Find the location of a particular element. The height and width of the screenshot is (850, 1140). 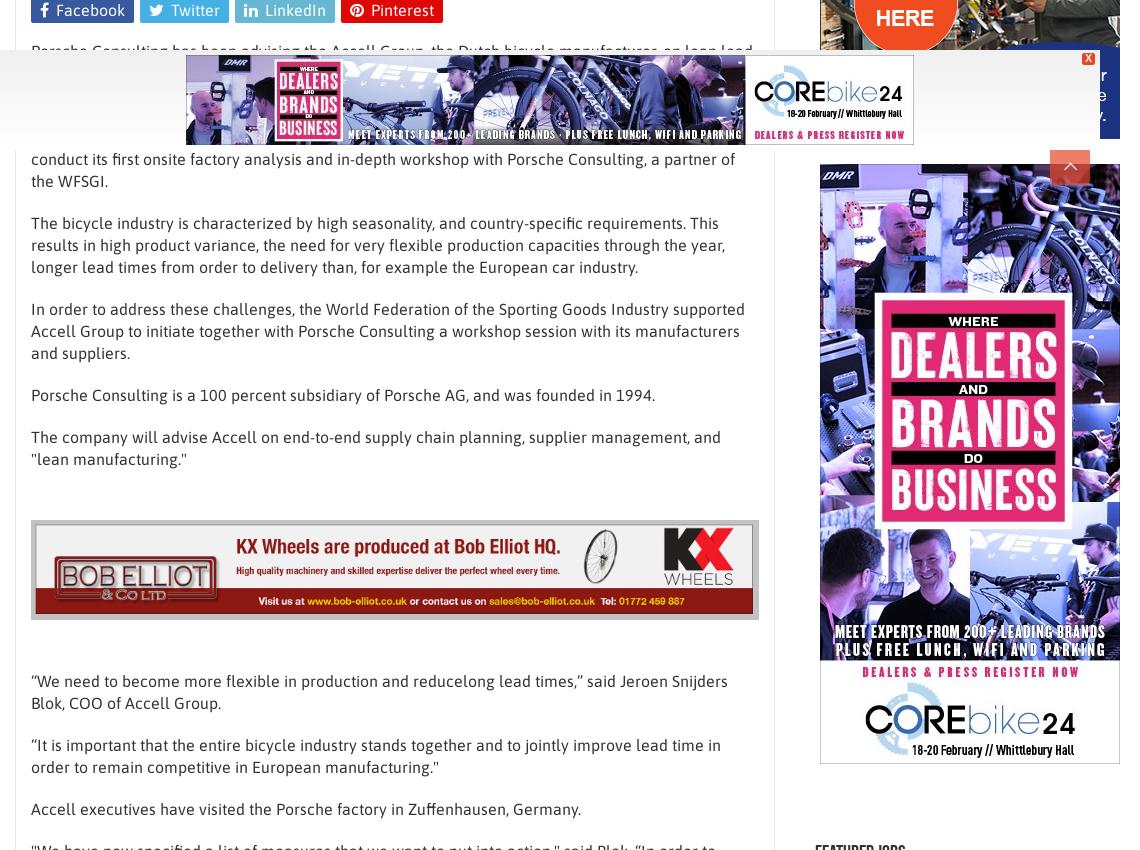

'The bicycle industry is characterized by high seasonality, and country-specific requirements. This results in high product variance, the need for very flexible production capacities through the year, longer lead times from order to delivery than, for example the European car industry.' is located at coordinates (377, 244).